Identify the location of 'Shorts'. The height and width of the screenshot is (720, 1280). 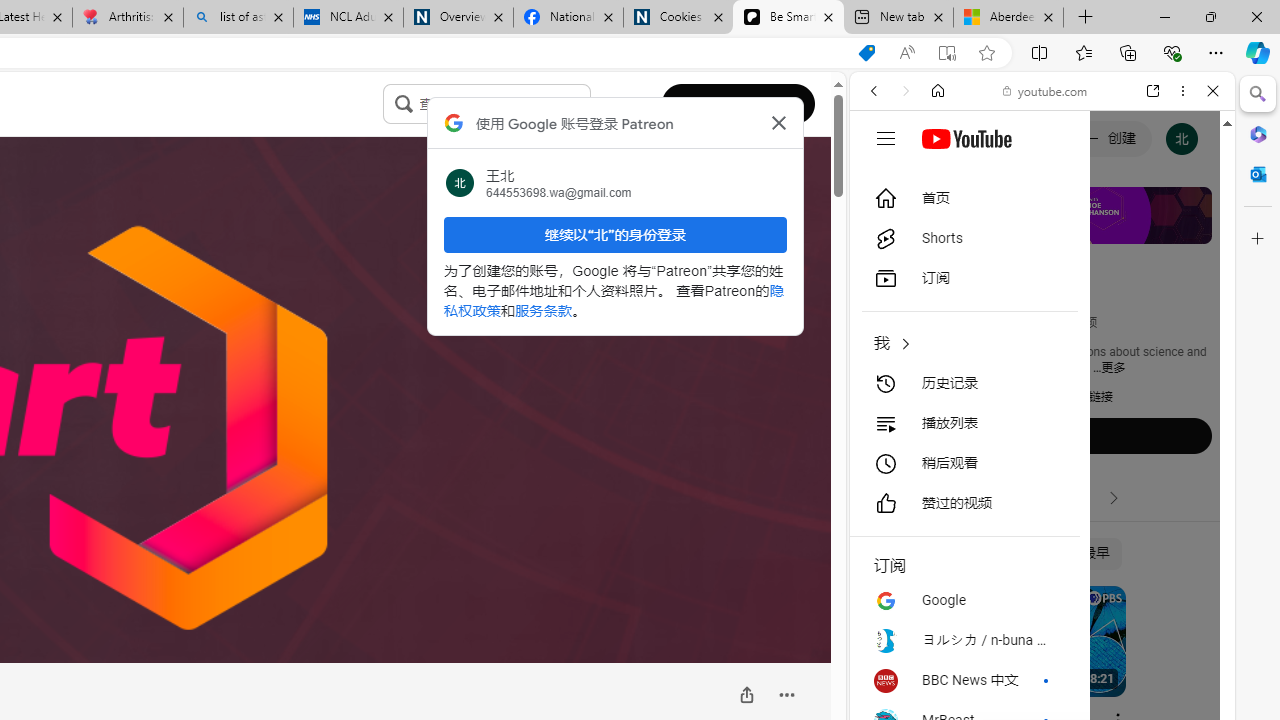
(963, 238).